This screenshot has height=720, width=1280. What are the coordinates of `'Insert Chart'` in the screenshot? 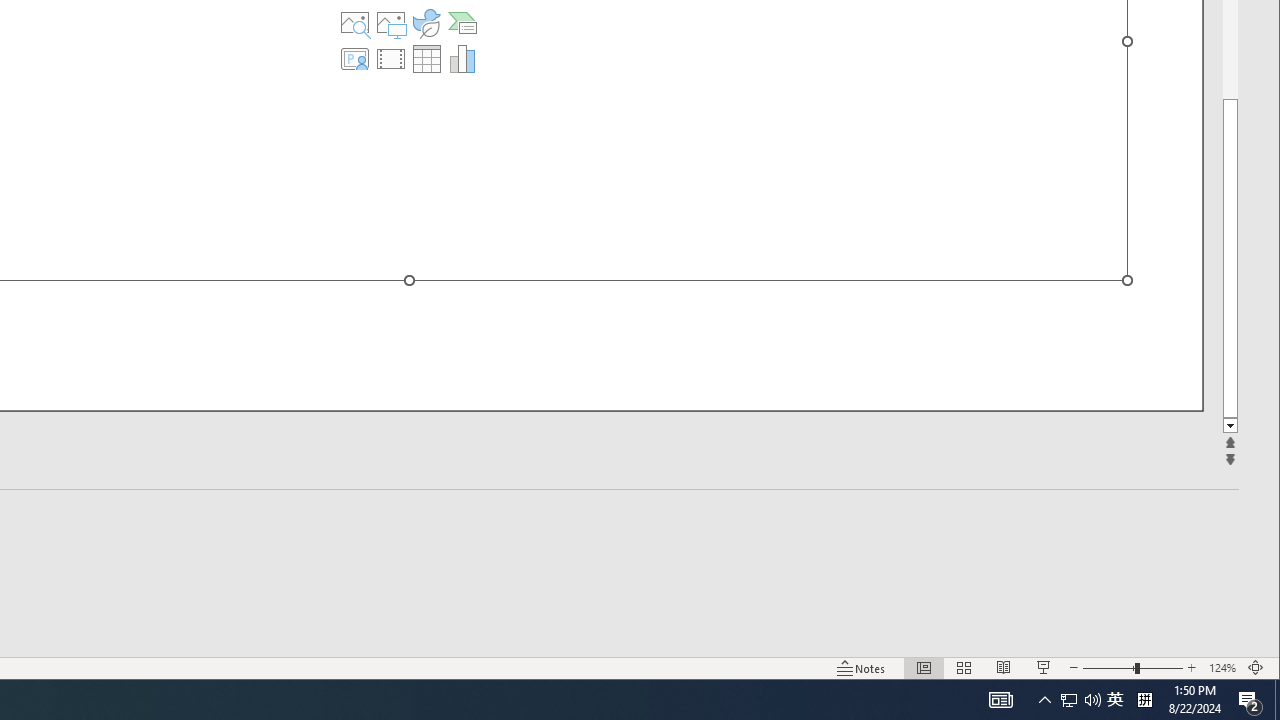 It's located at (461, 58).